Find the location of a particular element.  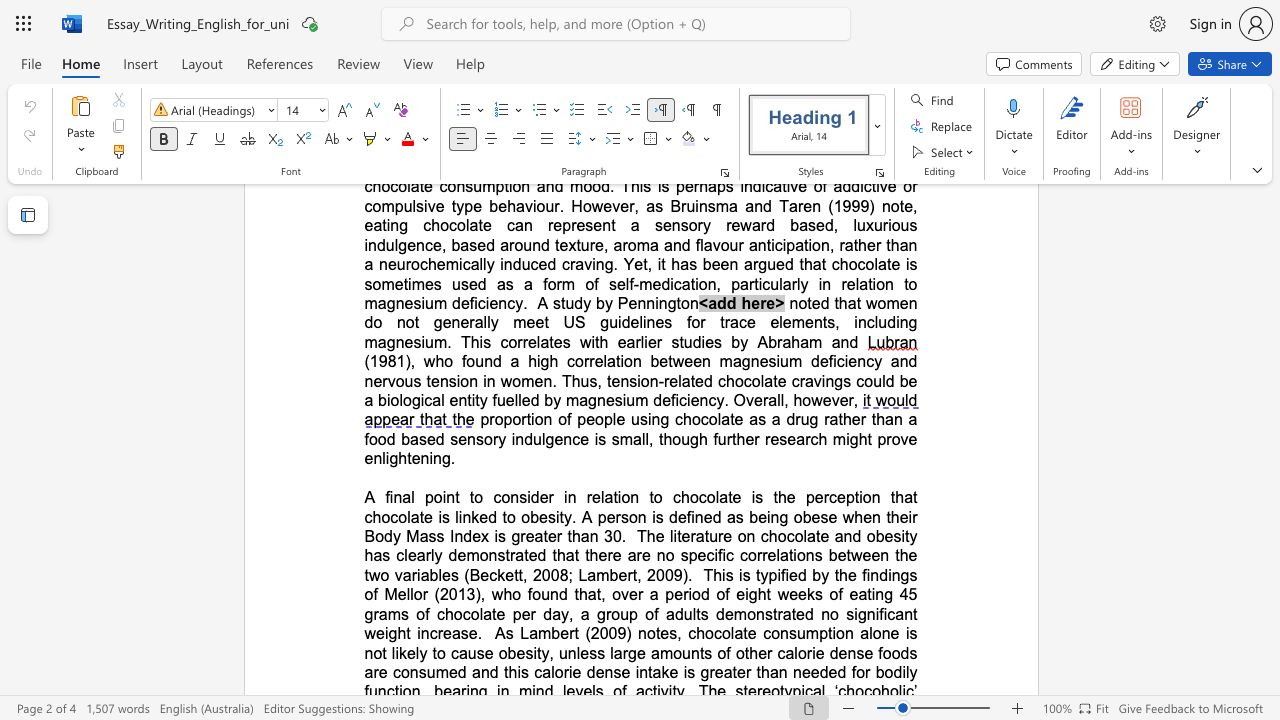

the subset text "ing." within the text "proportion of people using chocolate as a drug rather than a food based sensory indulgence is small, though further research might prove enlightening." is located at coordinates (428, 458).